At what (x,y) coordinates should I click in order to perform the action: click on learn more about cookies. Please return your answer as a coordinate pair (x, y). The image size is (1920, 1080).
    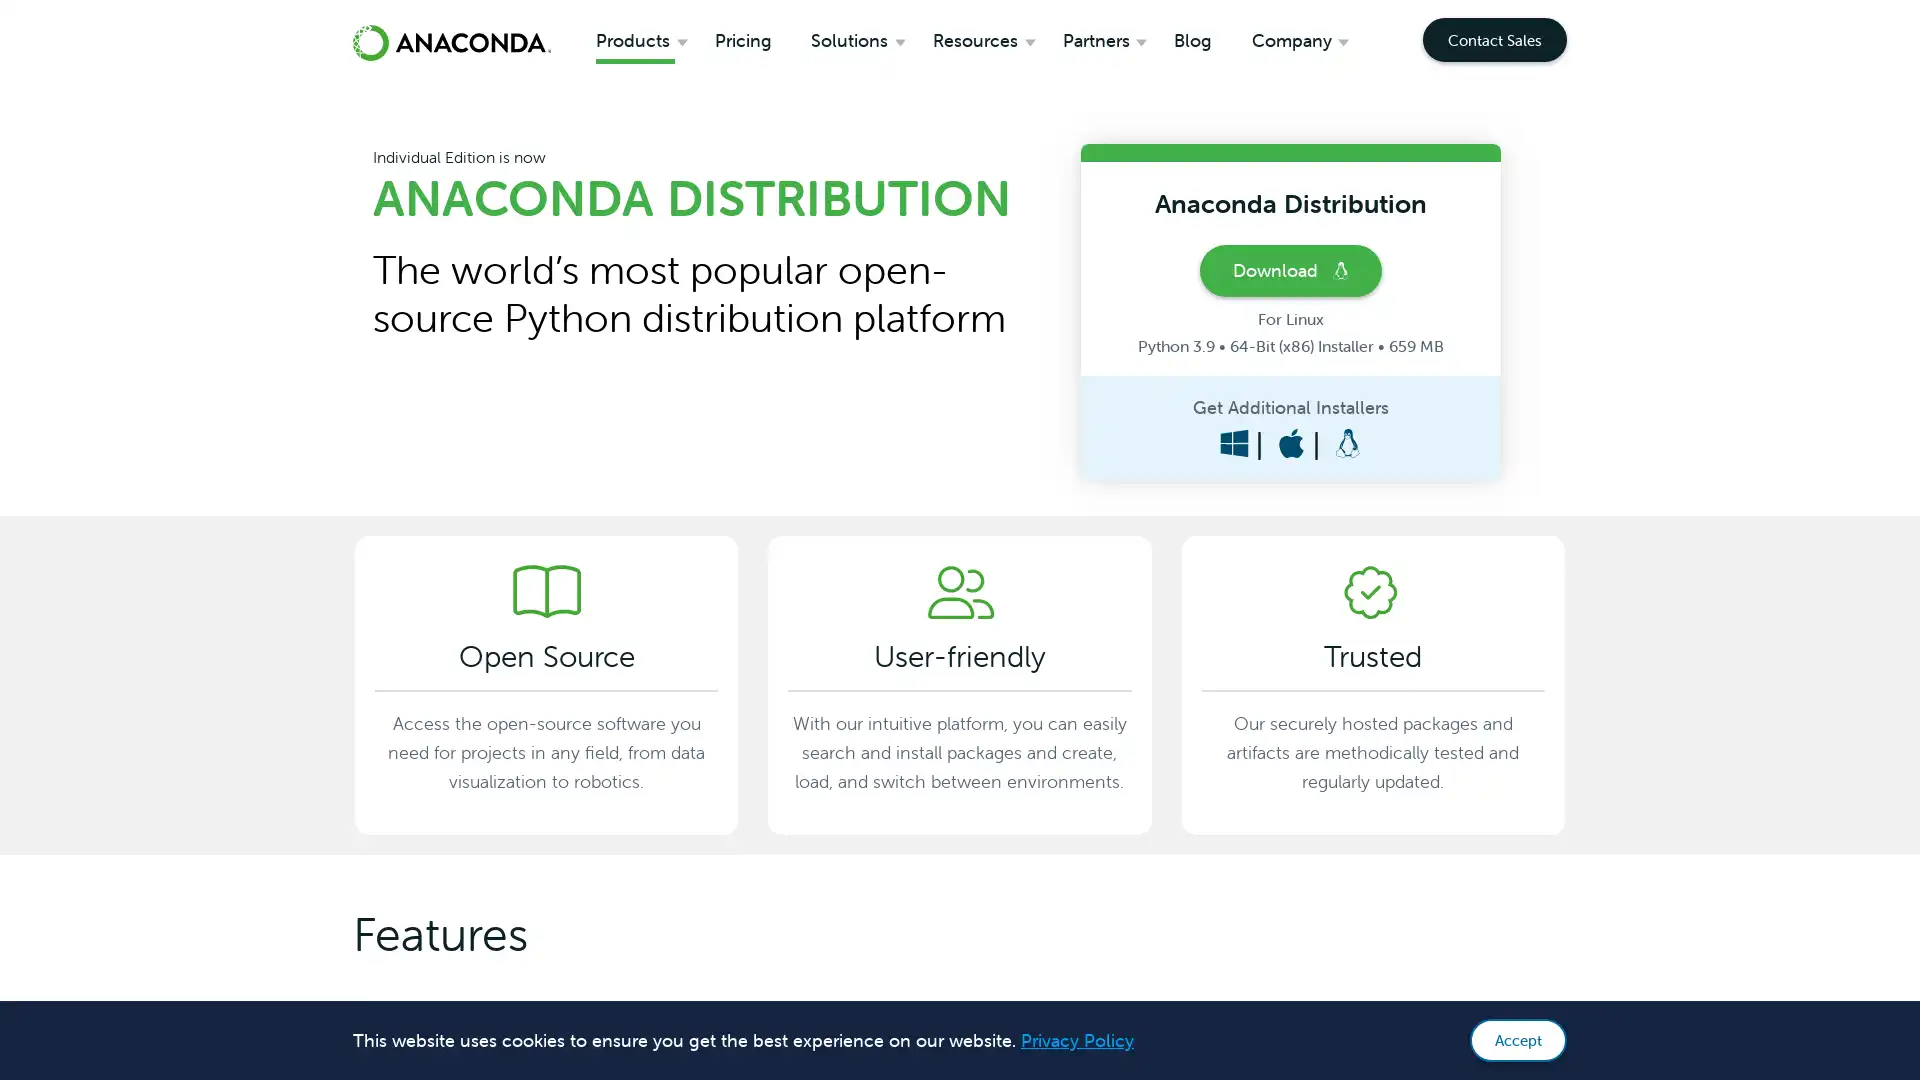
    Looking at the image, I should click on (1076, 1038).